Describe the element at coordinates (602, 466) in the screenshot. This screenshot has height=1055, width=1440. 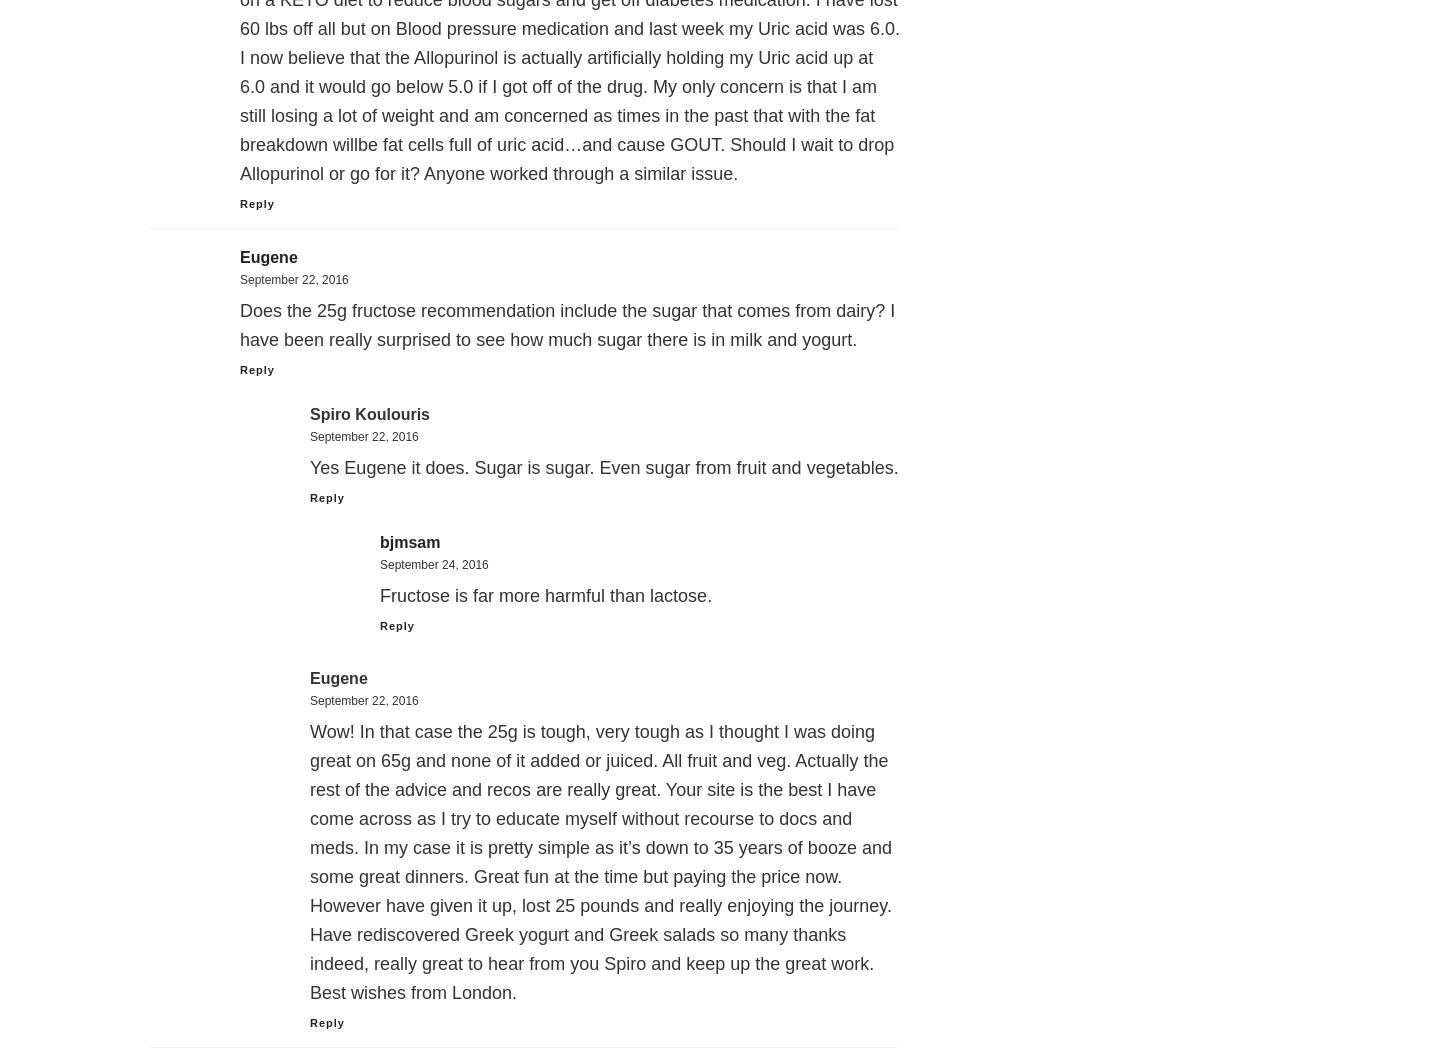
I see `'Yes Eugene it does. Sugar is sugar. Even sugar from fruit and vegetables.'` at that location.